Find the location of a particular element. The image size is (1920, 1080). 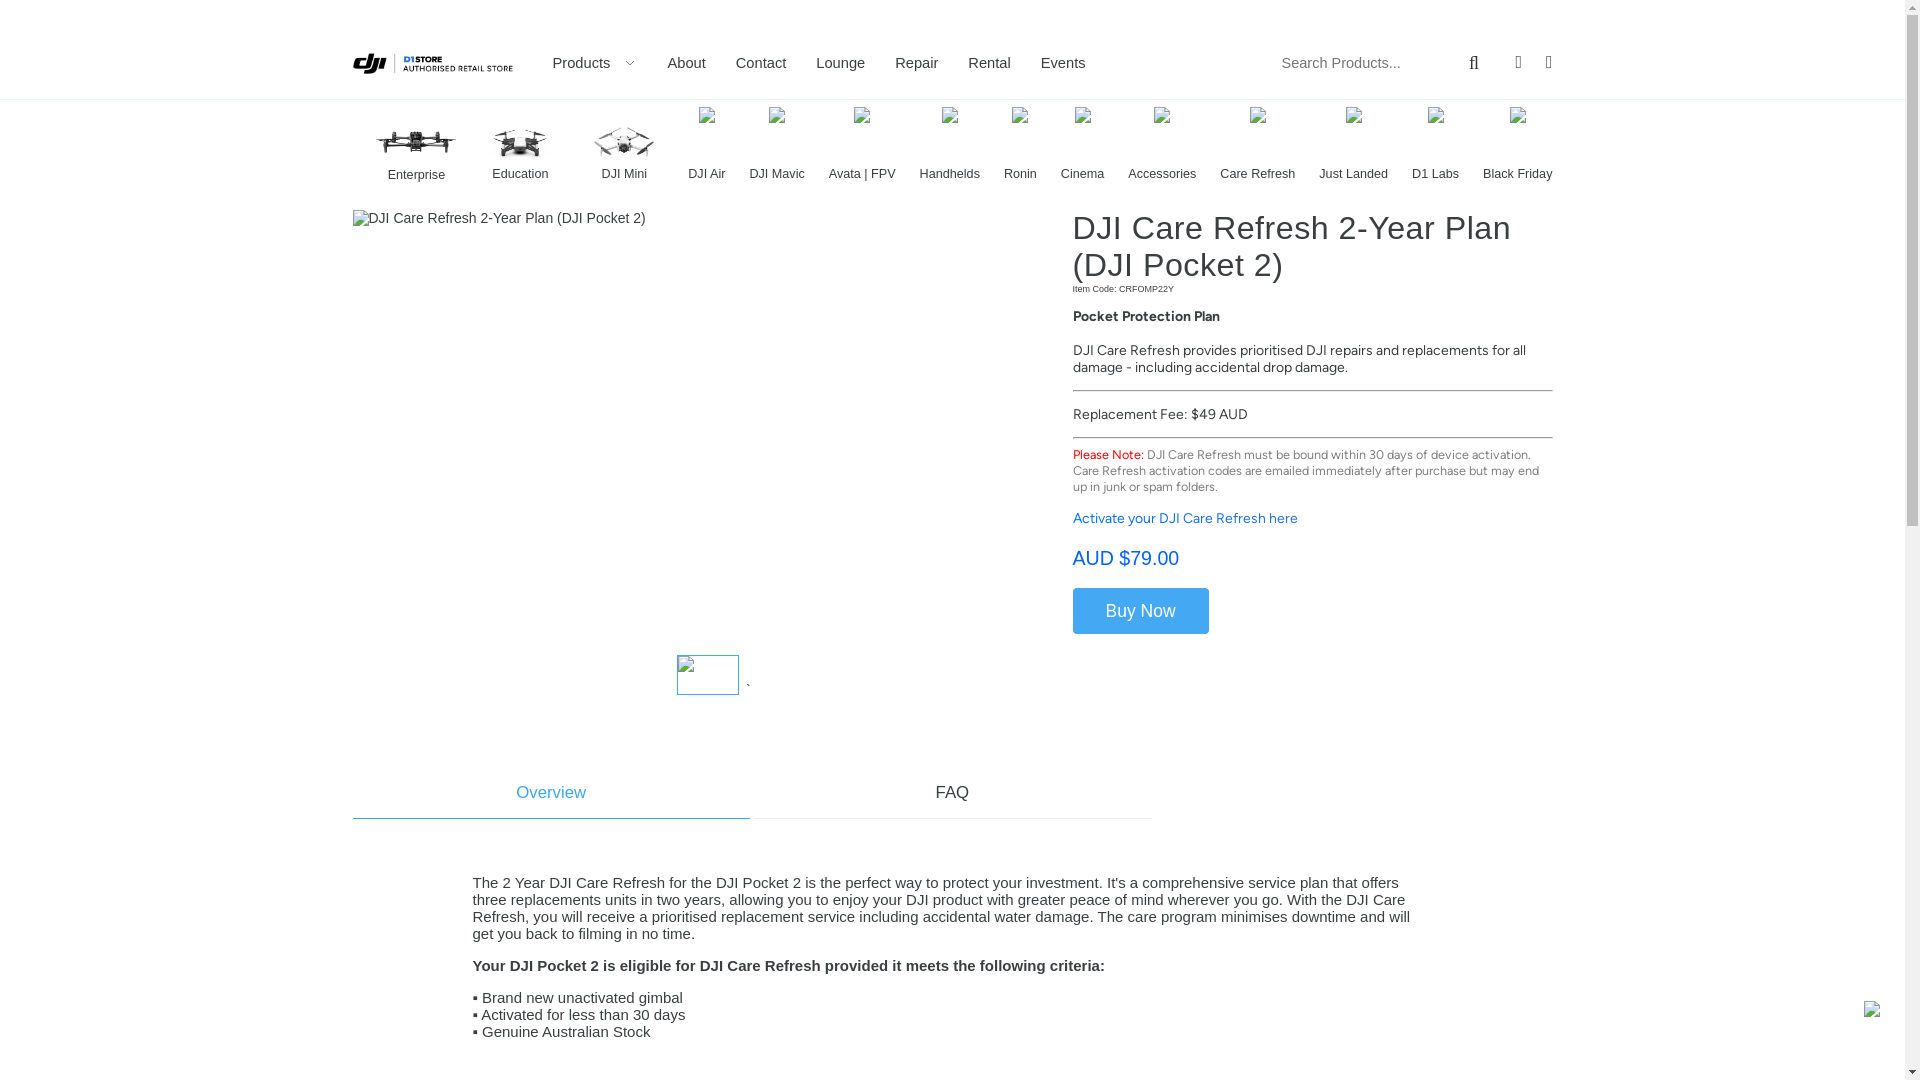

'Ronin' is located at coordinates (1020, 143).